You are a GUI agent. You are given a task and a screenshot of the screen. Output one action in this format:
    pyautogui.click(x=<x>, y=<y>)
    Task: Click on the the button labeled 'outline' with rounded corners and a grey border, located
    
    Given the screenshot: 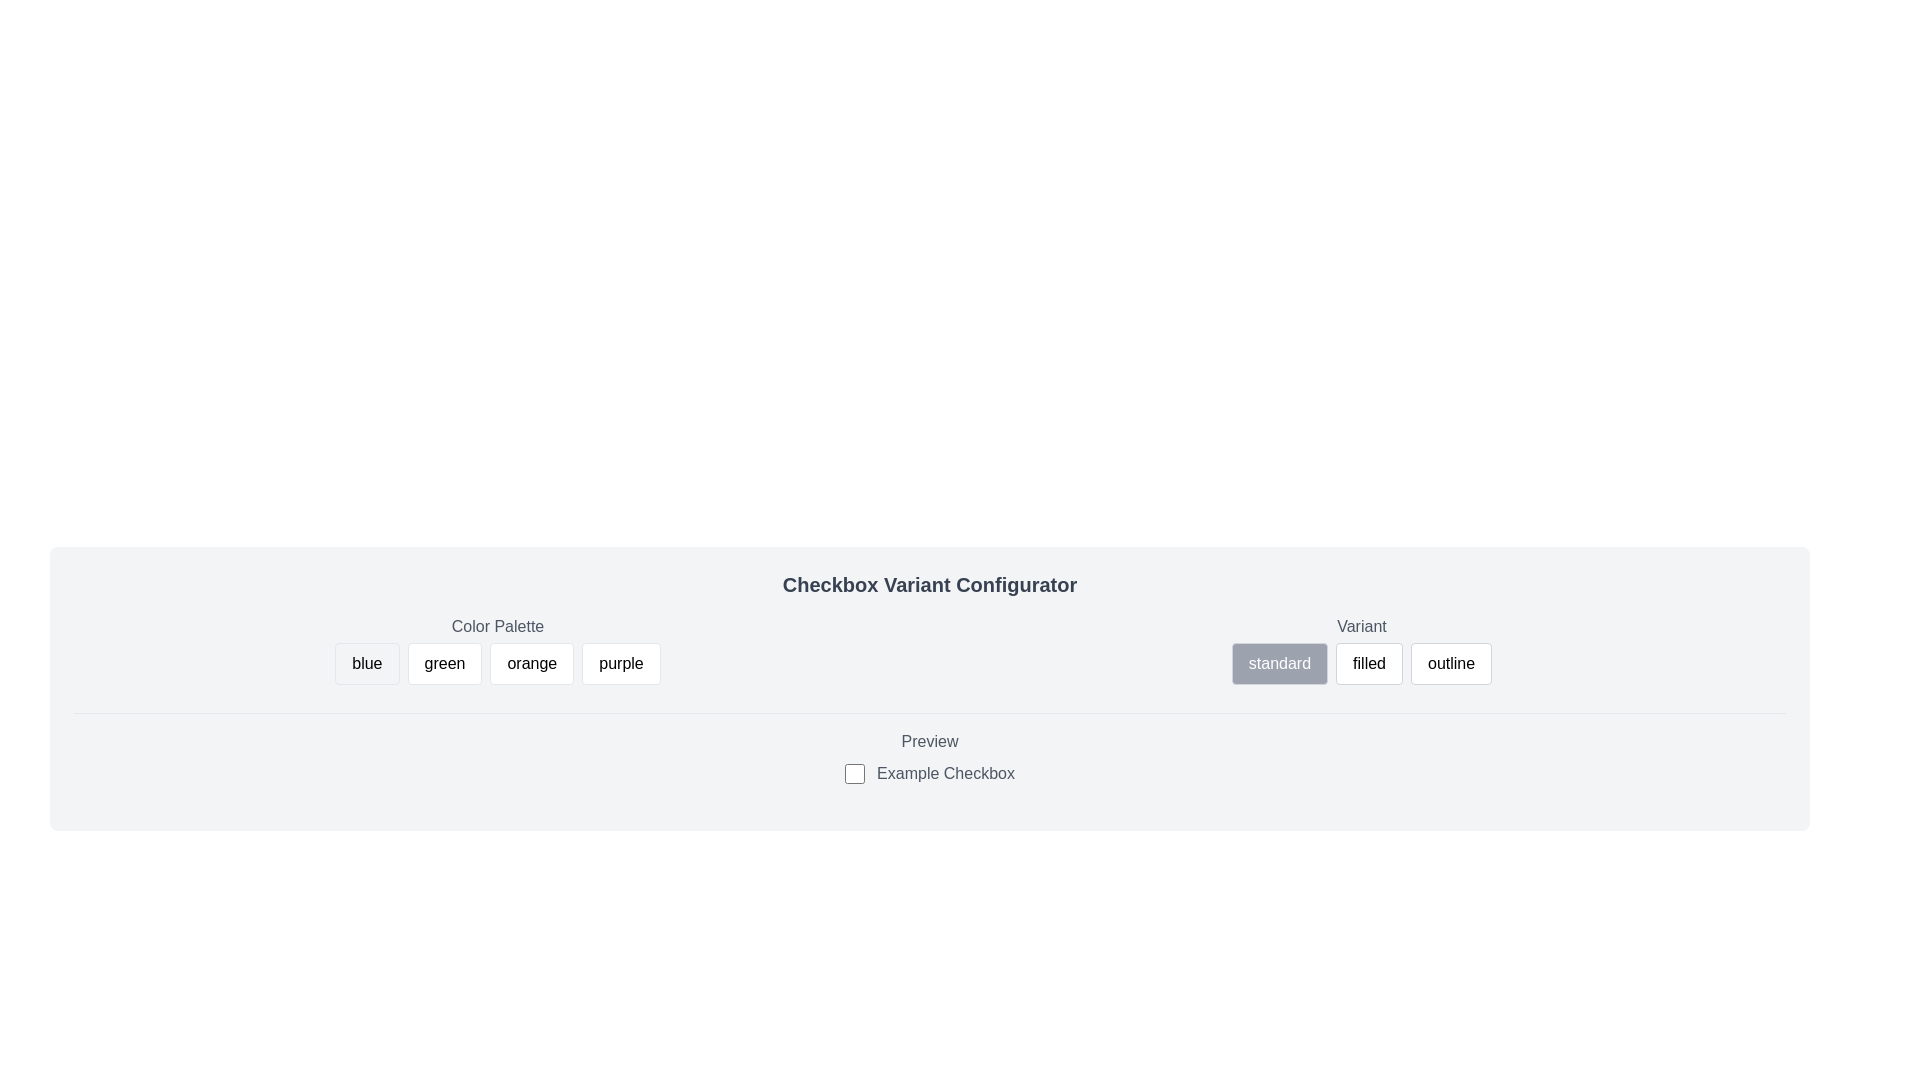 What is the action you would take?
    pyautogui.click(x=1451, y=663)
    